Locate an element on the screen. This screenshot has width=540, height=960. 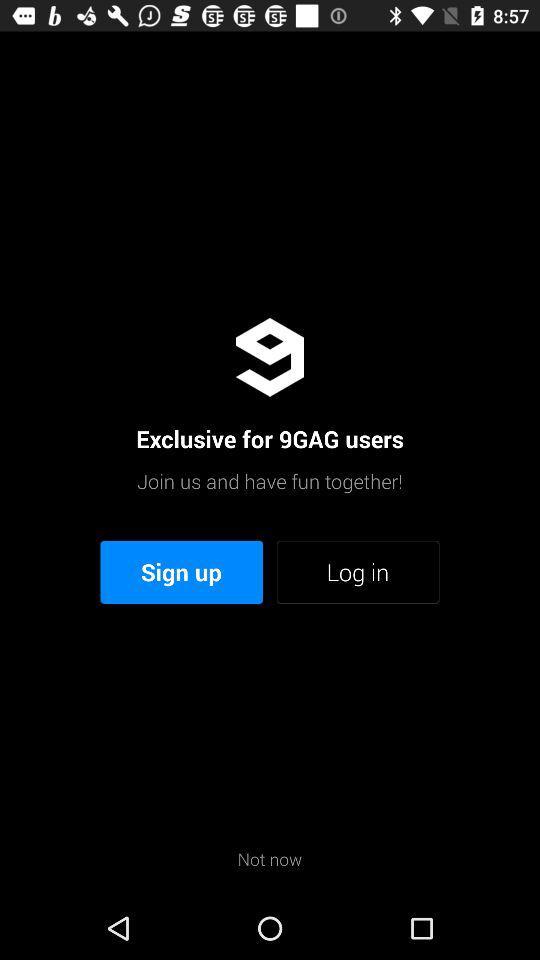
the sign up item is located at coordinates (181, 572).